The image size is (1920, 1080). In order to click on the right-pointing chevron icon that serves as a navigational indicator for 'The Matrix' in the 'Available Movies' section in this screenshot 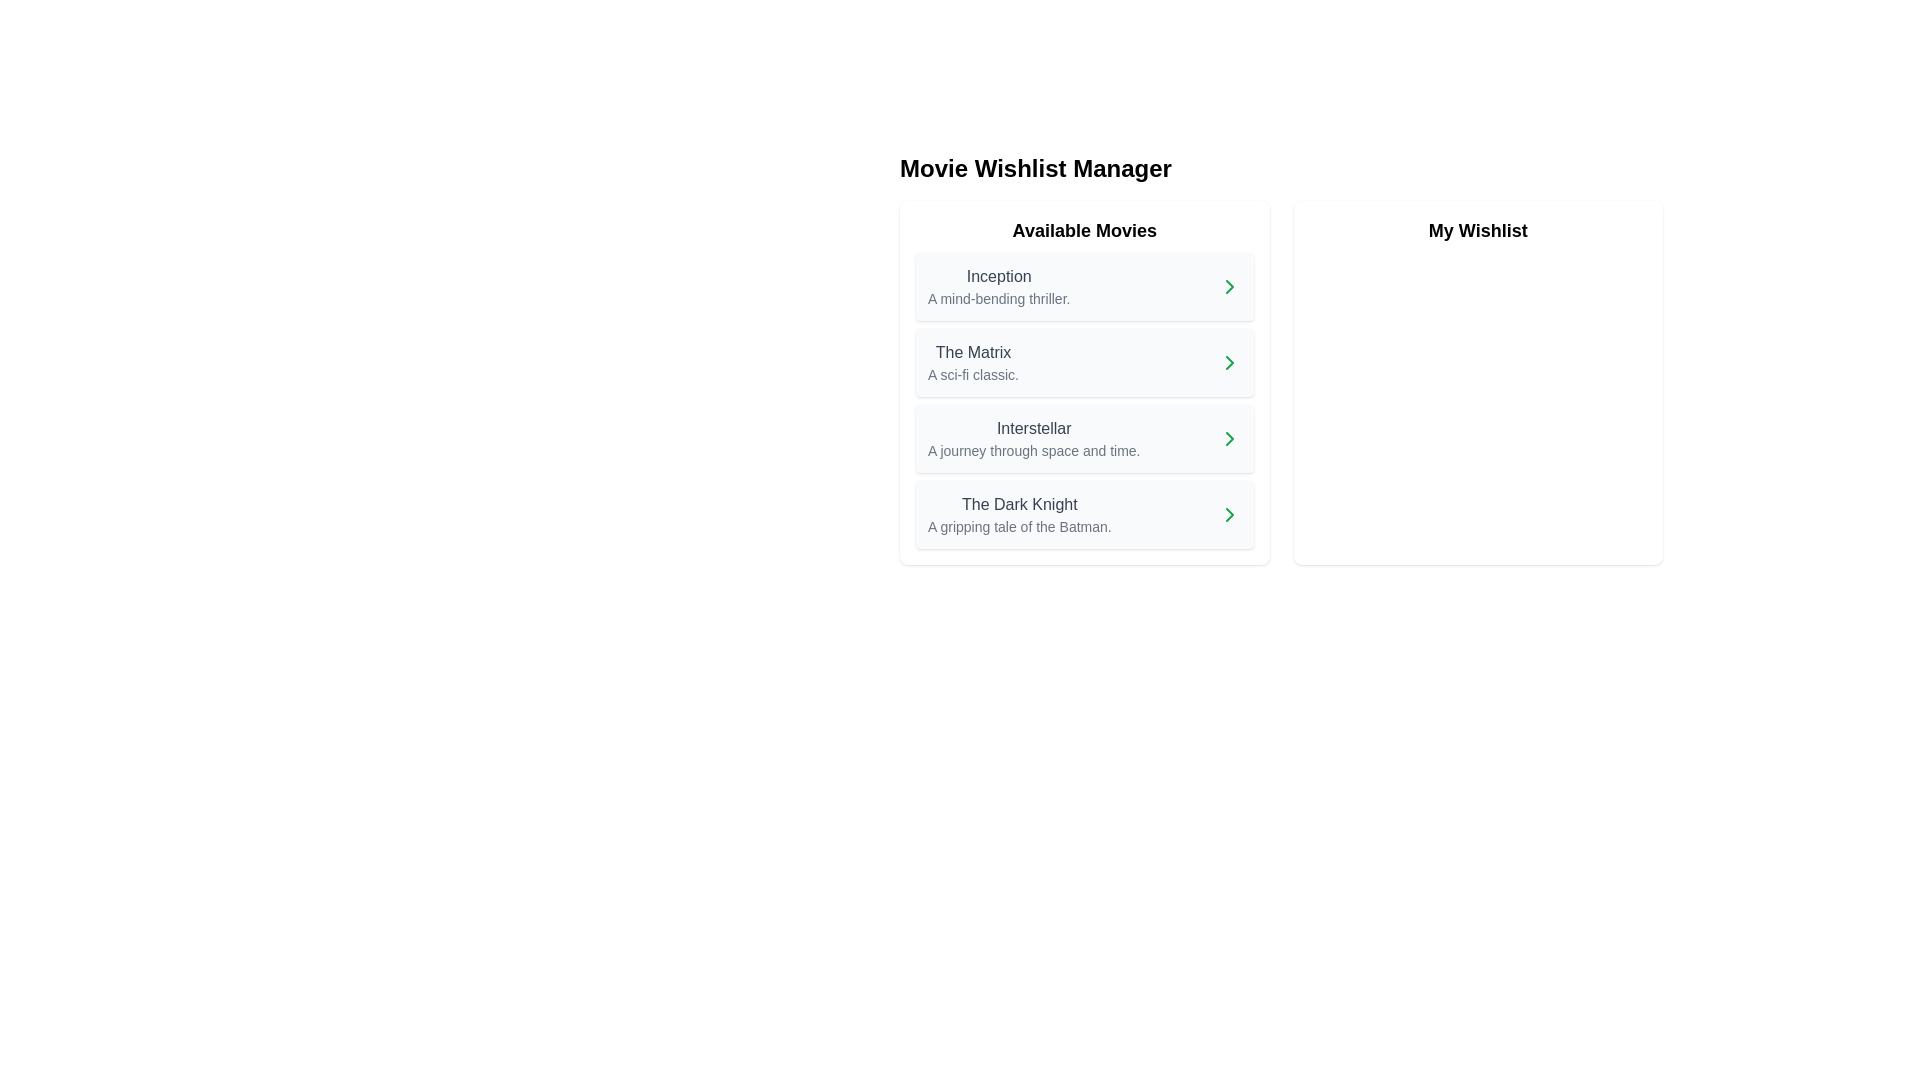, I will do `click(1228, 362)`.